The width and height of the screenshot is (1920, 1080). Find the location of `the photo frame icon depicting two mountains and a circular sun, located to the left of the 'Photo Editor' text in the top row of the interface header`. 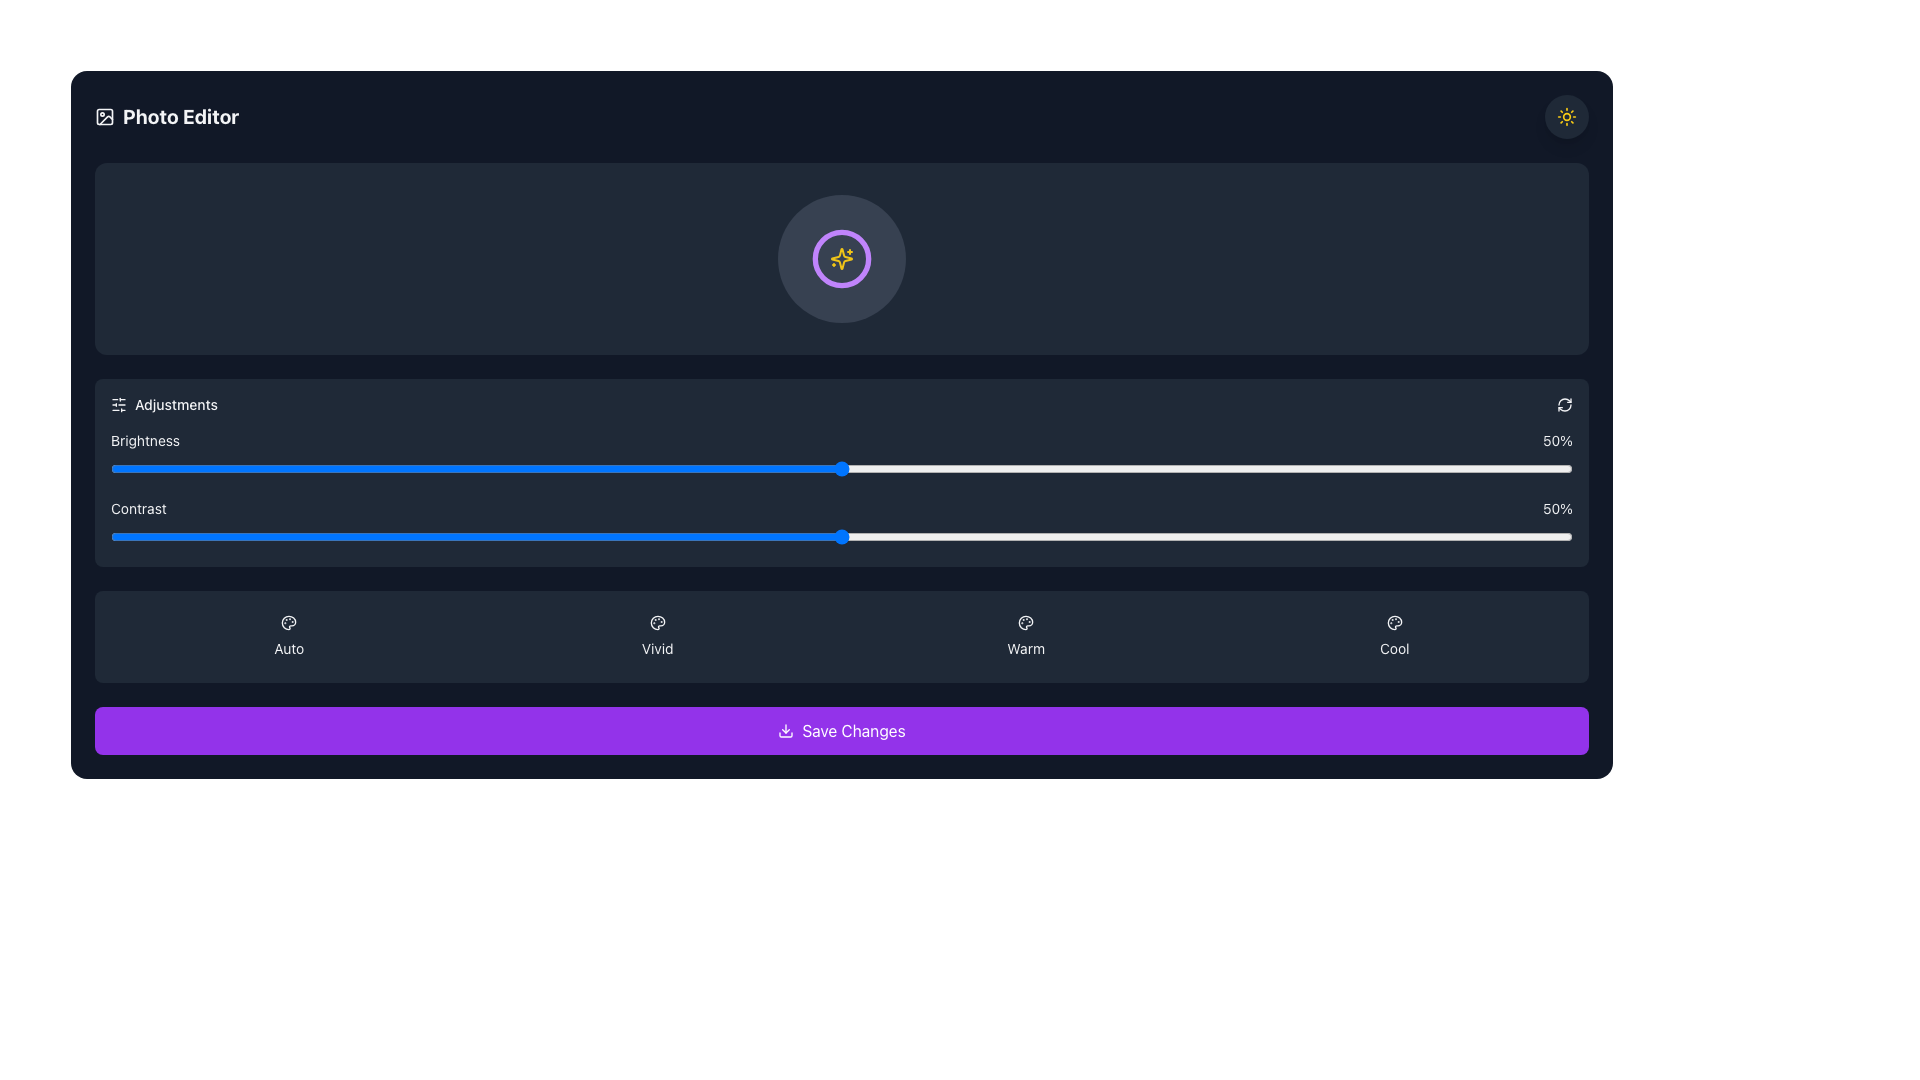

the photo frame icon depicting two mountains and a circular sun, located to the left of the 'Photo Editor' text in the top row of the interface header is located at coordinates (104, 116).